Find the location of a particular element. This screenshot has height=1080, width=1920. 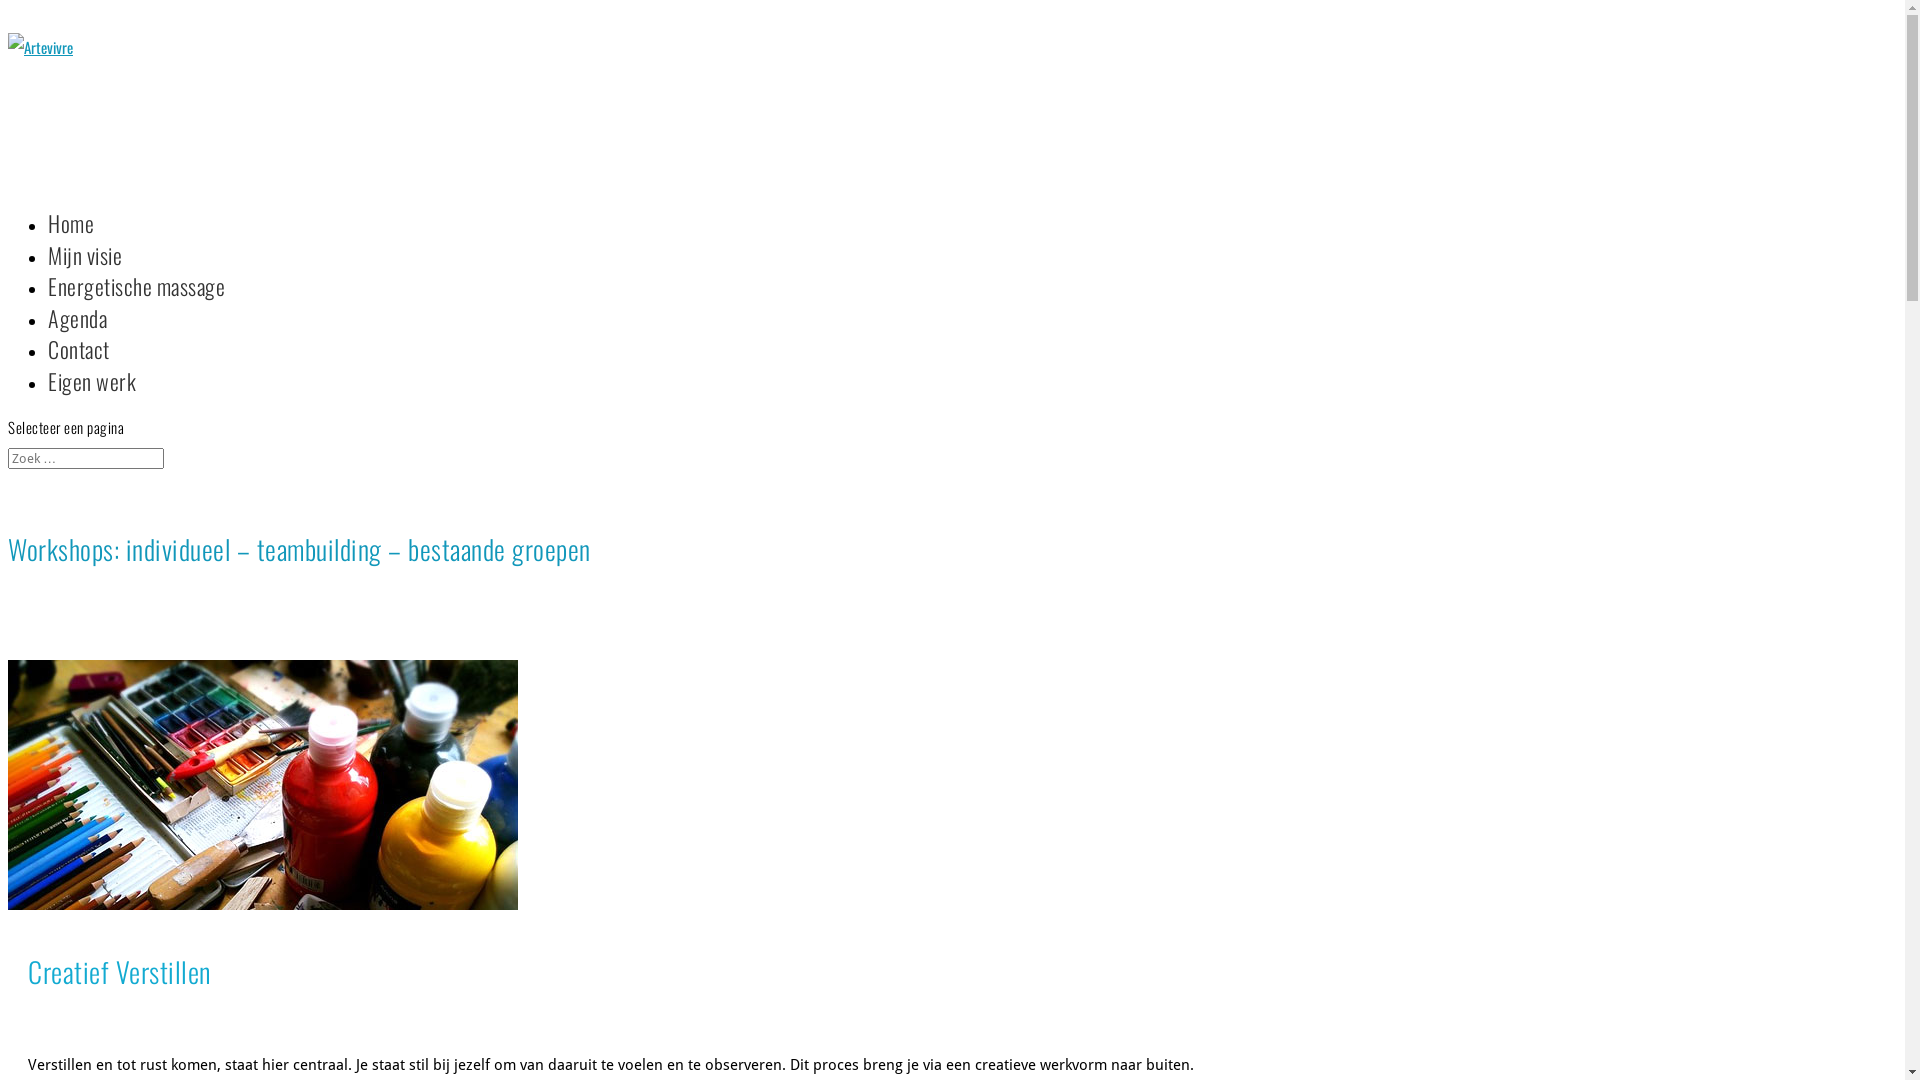

'Agenda' is located at coordinates (77, 339).